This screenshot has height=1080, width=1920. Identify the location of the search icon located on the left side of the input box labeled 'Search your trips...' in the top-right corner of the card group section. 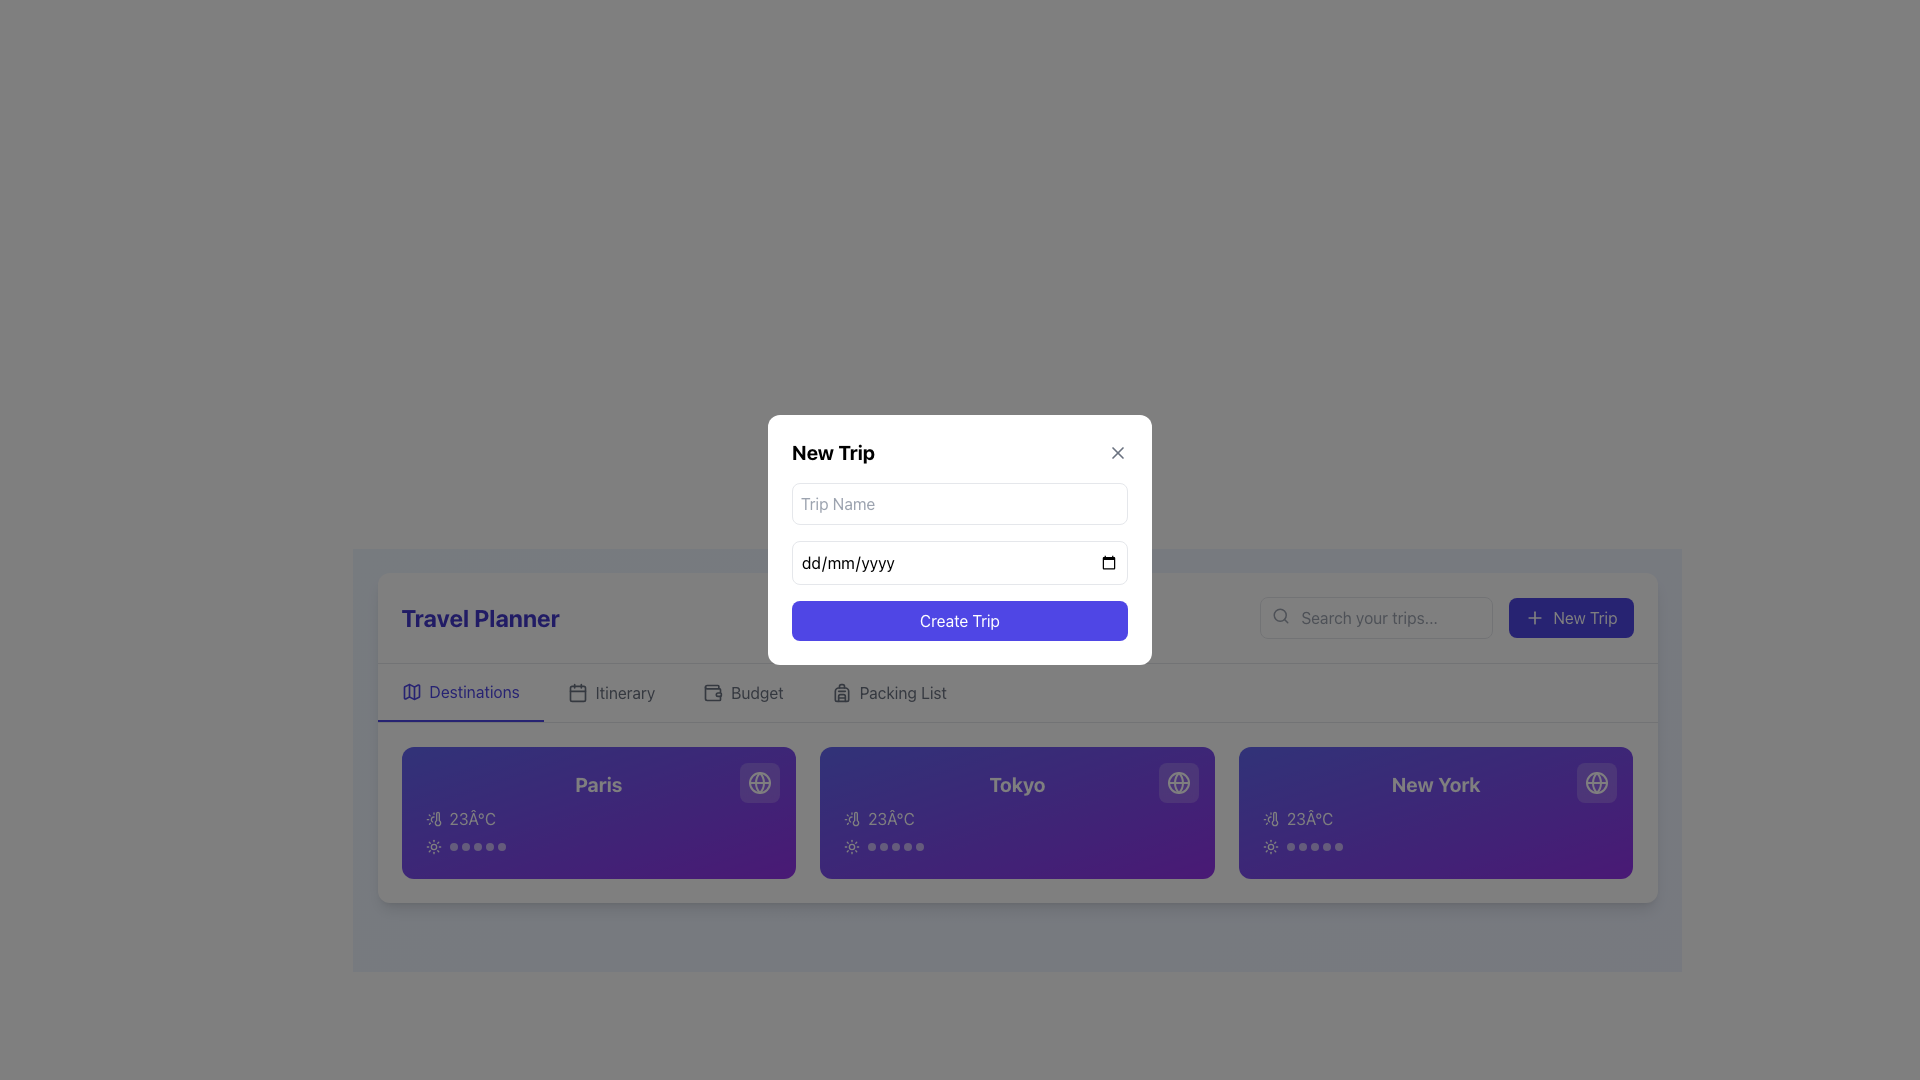
(1281, 615).